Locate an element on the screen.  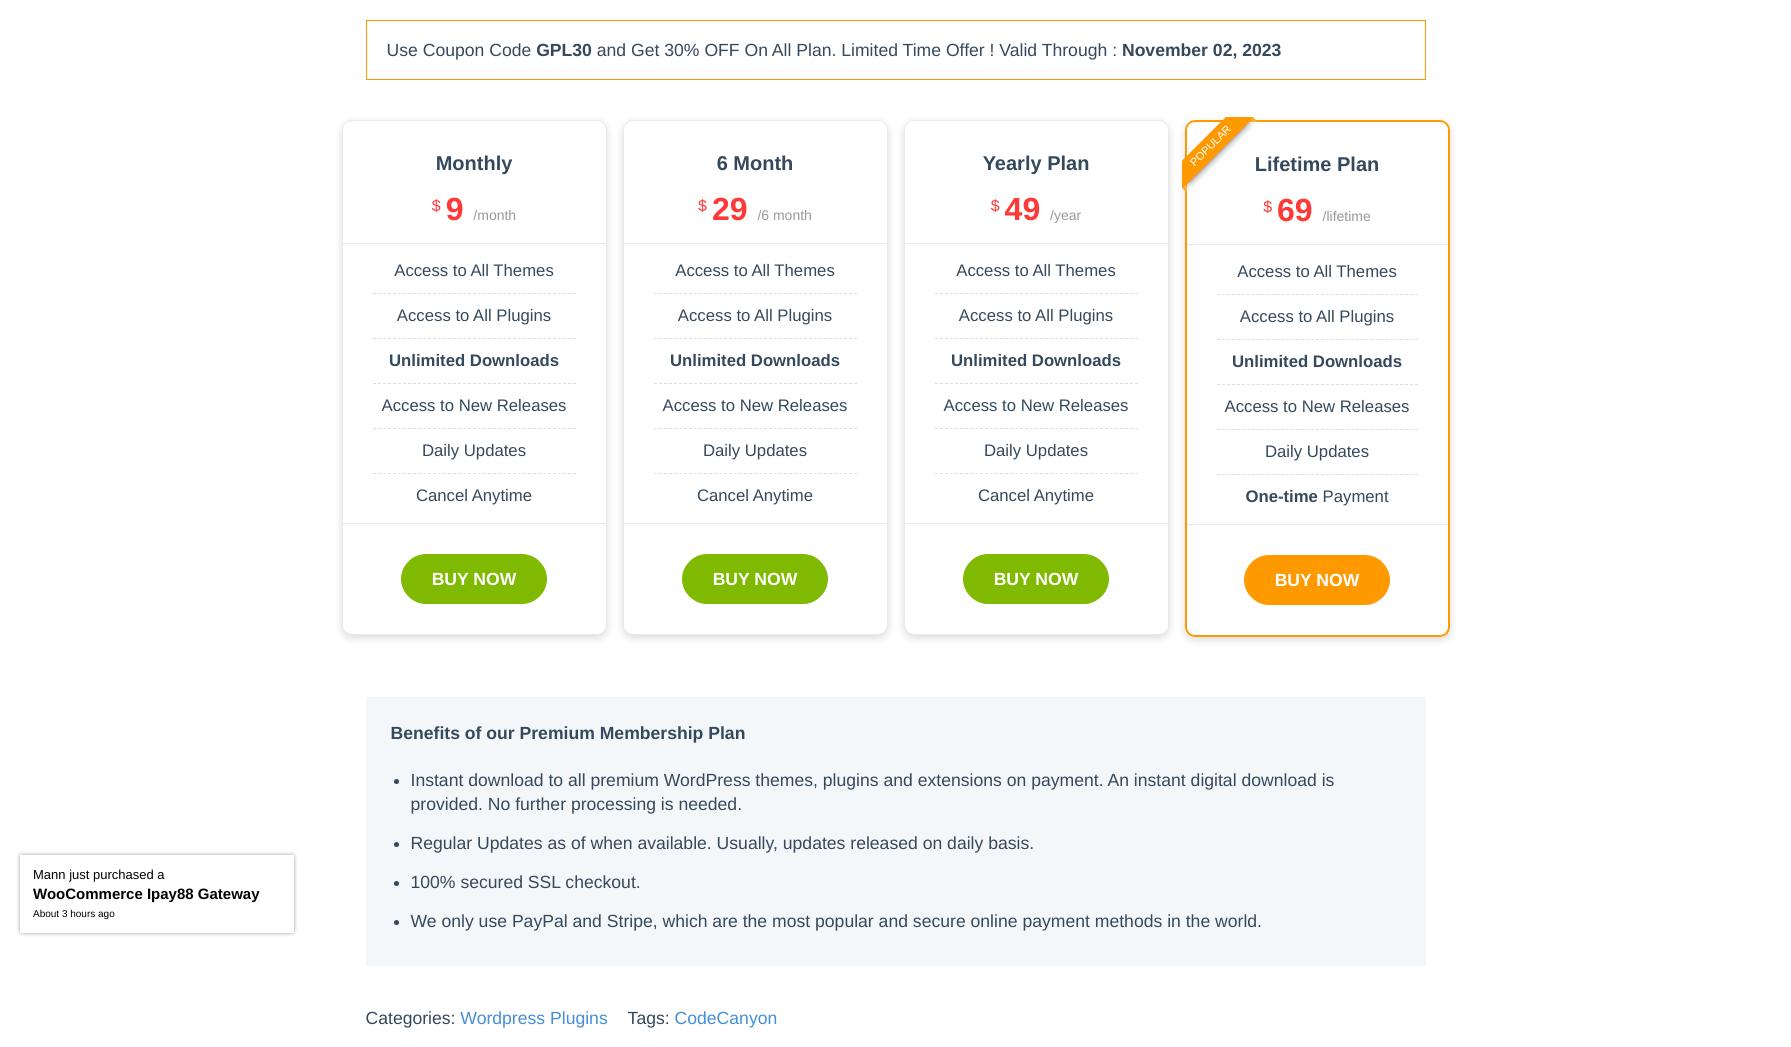
'Instant download to all premium WordPress themes, plugins and extensions on payment. An instant digital download is provided. No further processing is needed.' is located at coordinates (409, 790).